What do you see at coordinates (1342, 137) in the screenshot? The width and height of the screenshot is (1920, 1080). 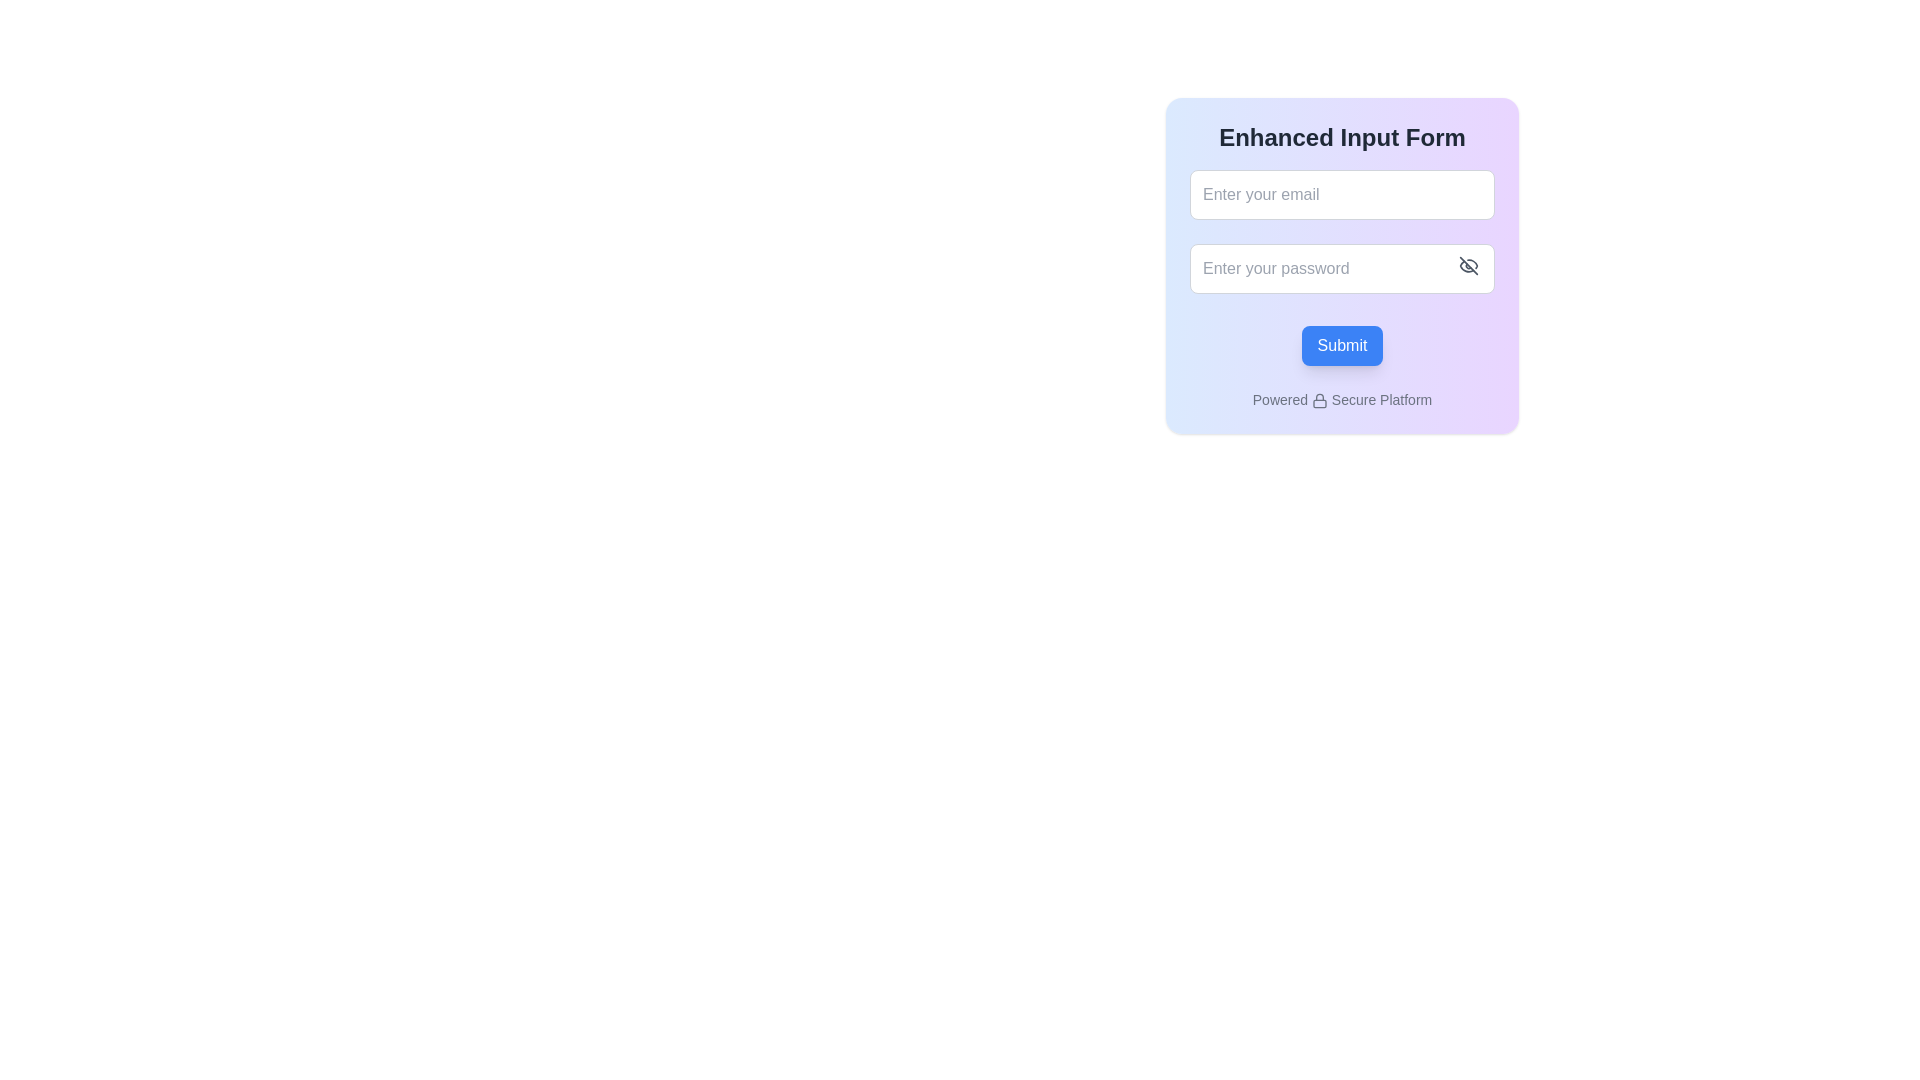 I see `the title text element at the top of the form, which serves as a descriptor for the content below` at bounding box center [1342, 137].